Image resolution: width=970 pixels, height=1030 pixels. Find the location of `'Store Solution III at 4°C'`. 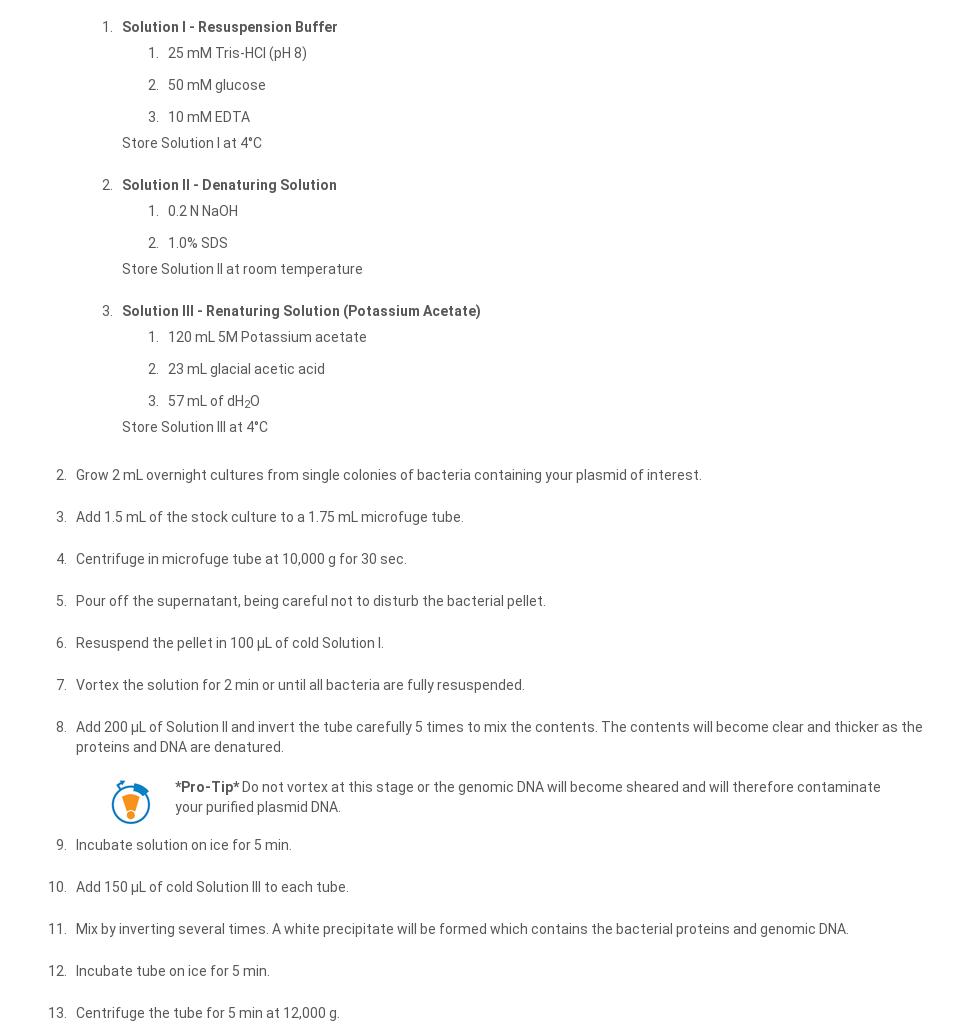

'Store Solution III at 4°C' is located at coordinates (122, 426).